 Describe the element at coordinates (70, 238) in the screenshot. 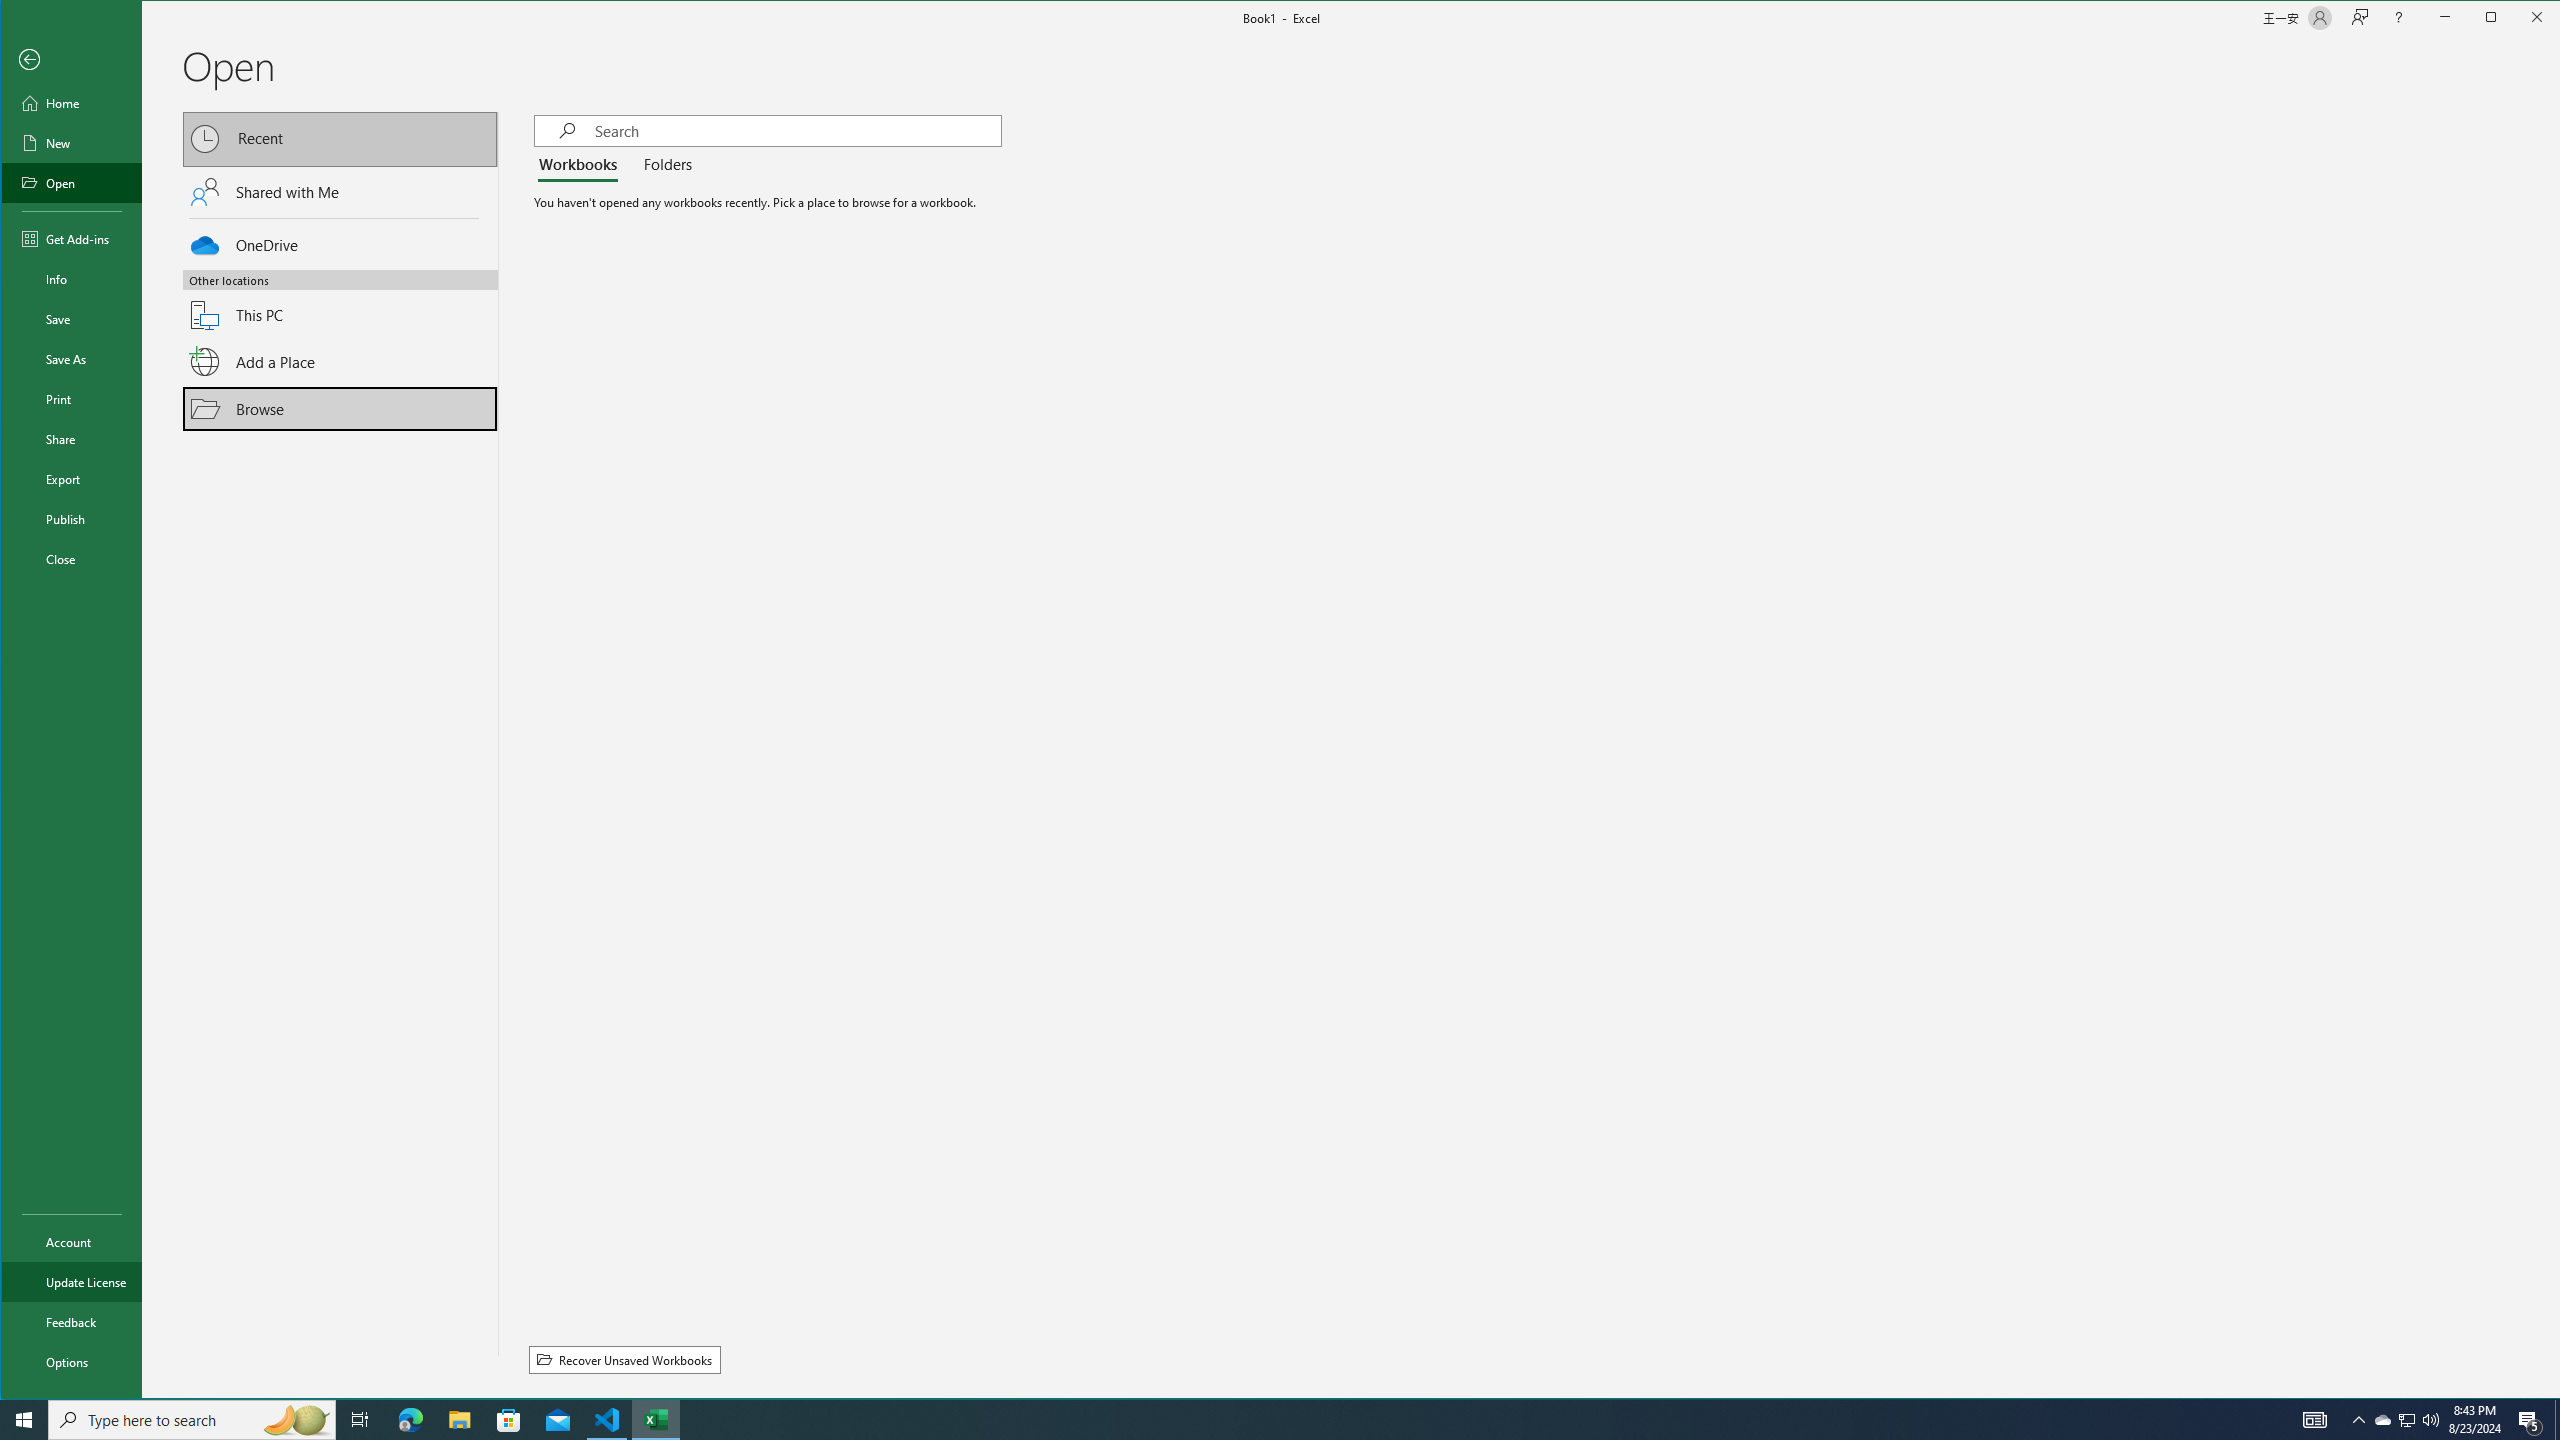

I see `'Get Add-ins'` at that location.